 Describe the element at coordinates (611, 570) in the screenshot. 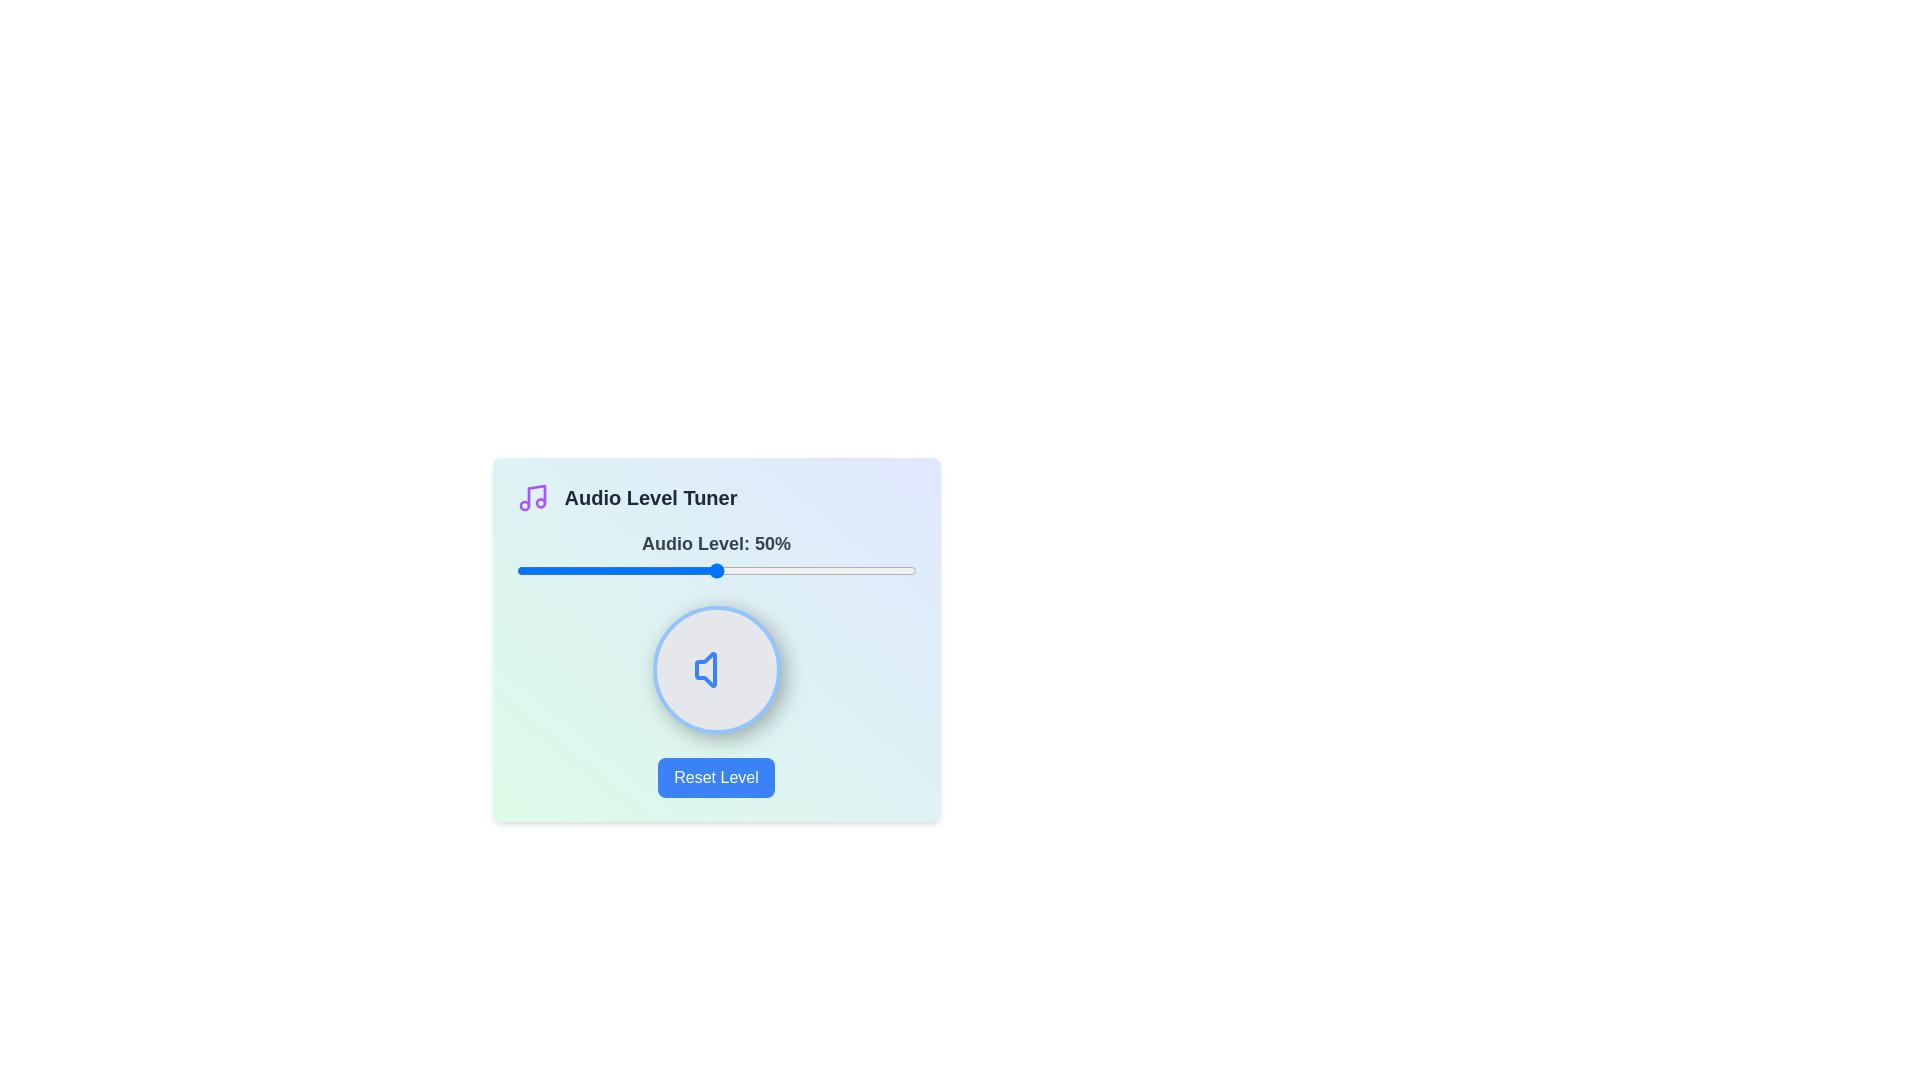

I see `the audio level to 24% by dragging the slider` at that location.